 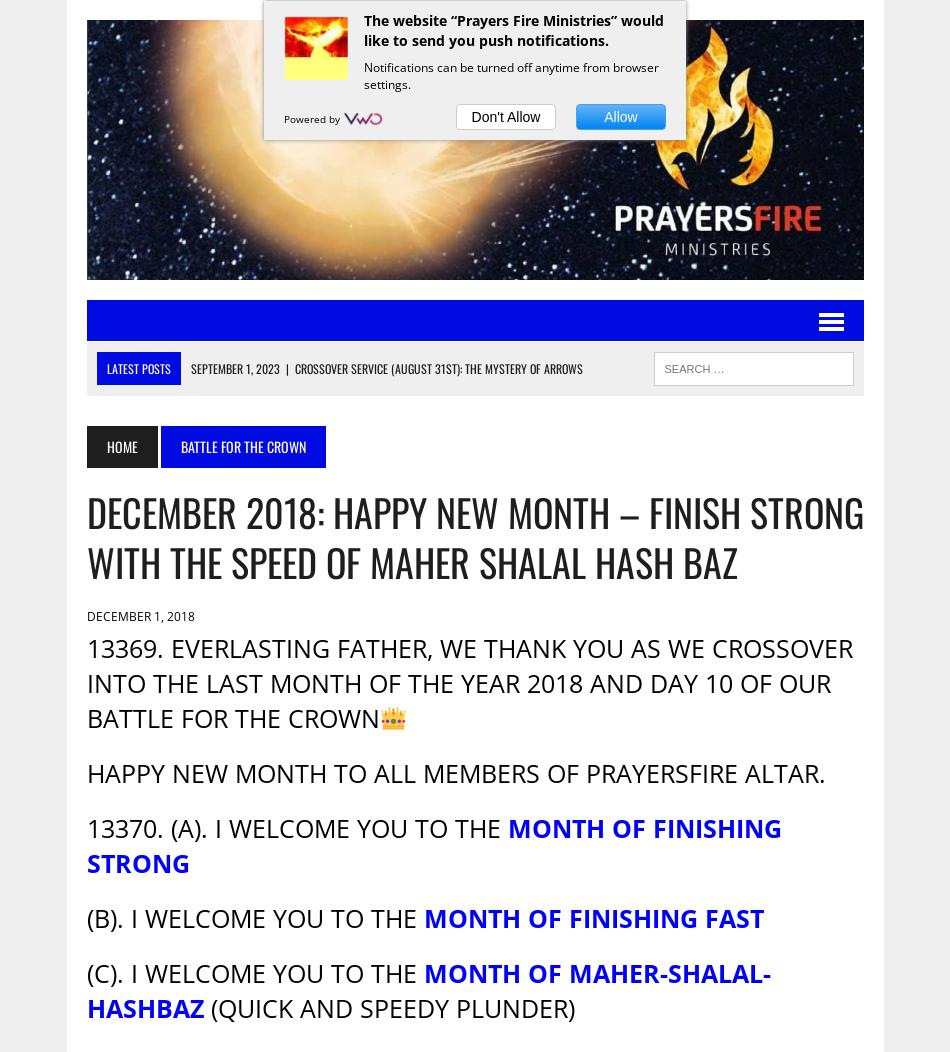 I want to click on '13370. (A). I WELCOME YOU TO THE', so click(x=295, y=828).